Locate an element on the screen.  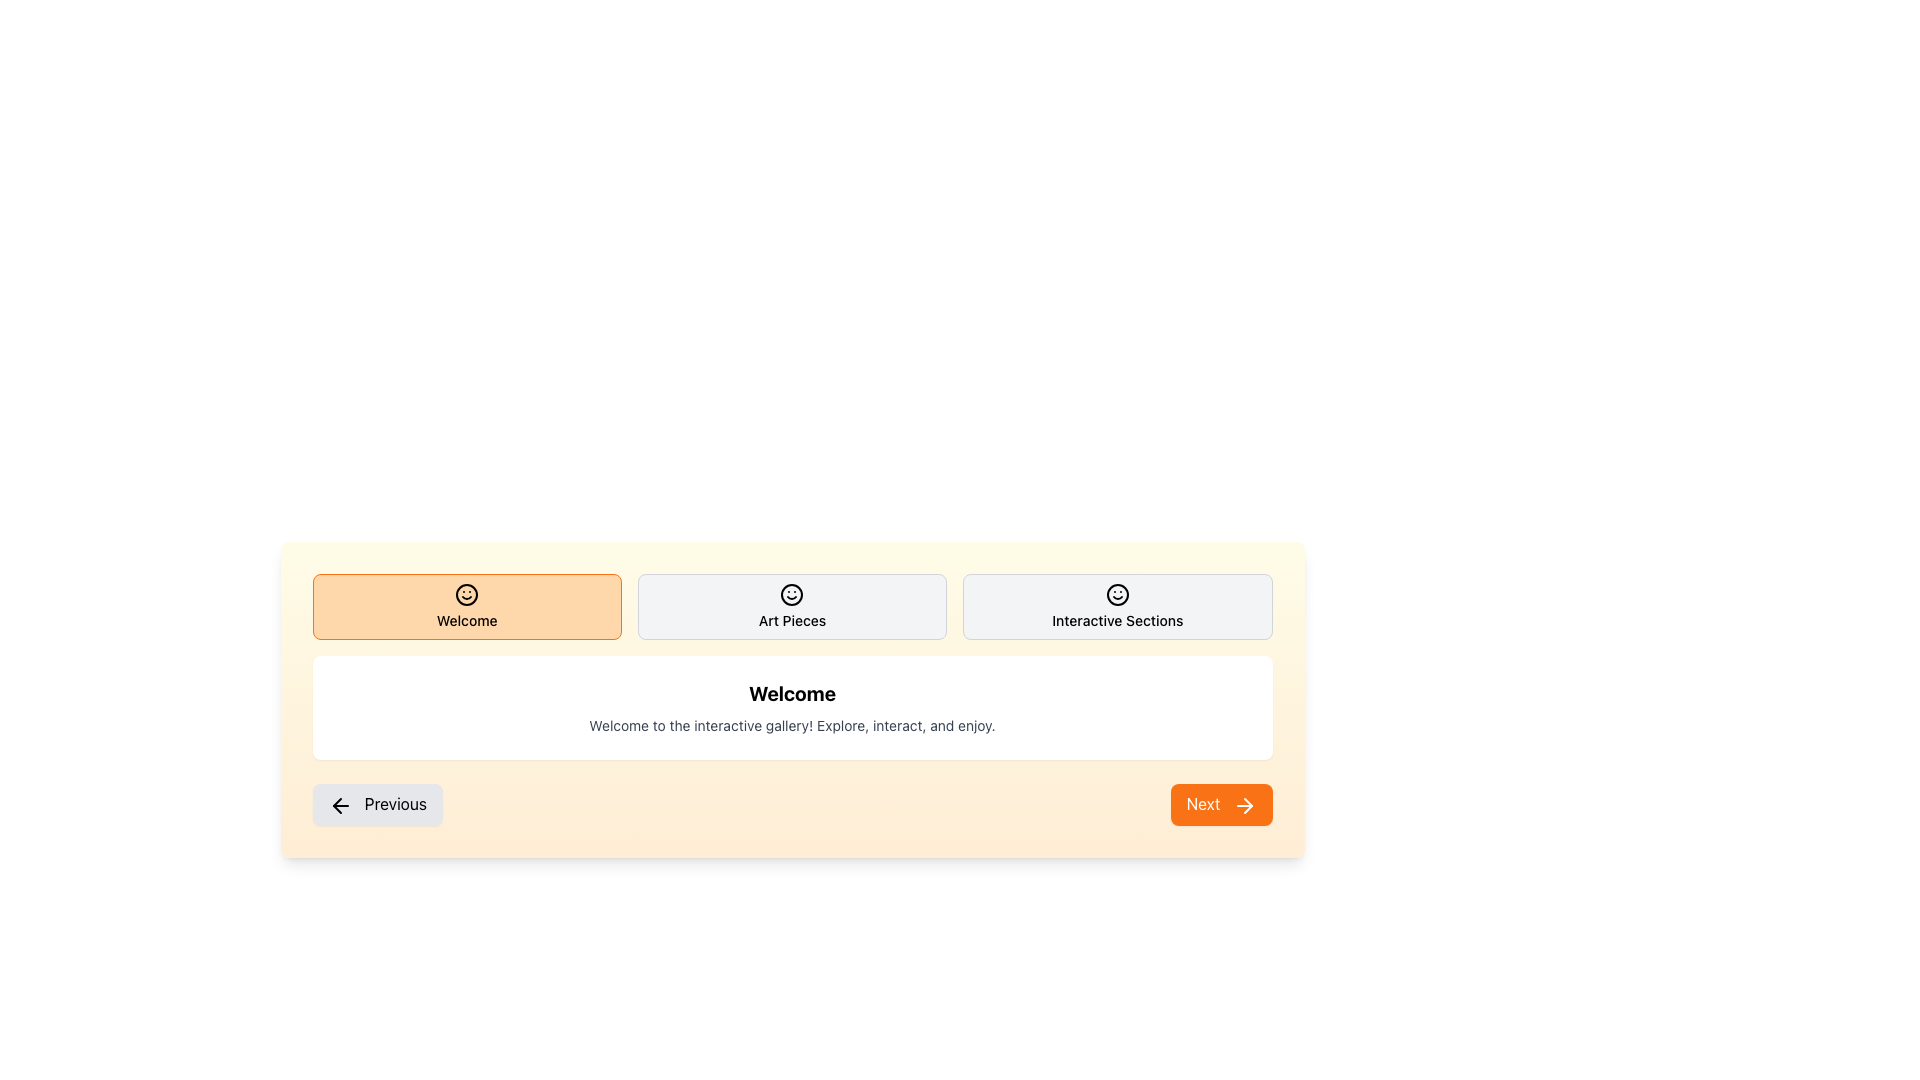
the visual indicator representing the 'Art Pieces' tab, which is centrally aligned within its section among three tabs labeled 'Welcome', 'Art Pieces', and 'Interactive Sections' is located at coordinates (791, 593).